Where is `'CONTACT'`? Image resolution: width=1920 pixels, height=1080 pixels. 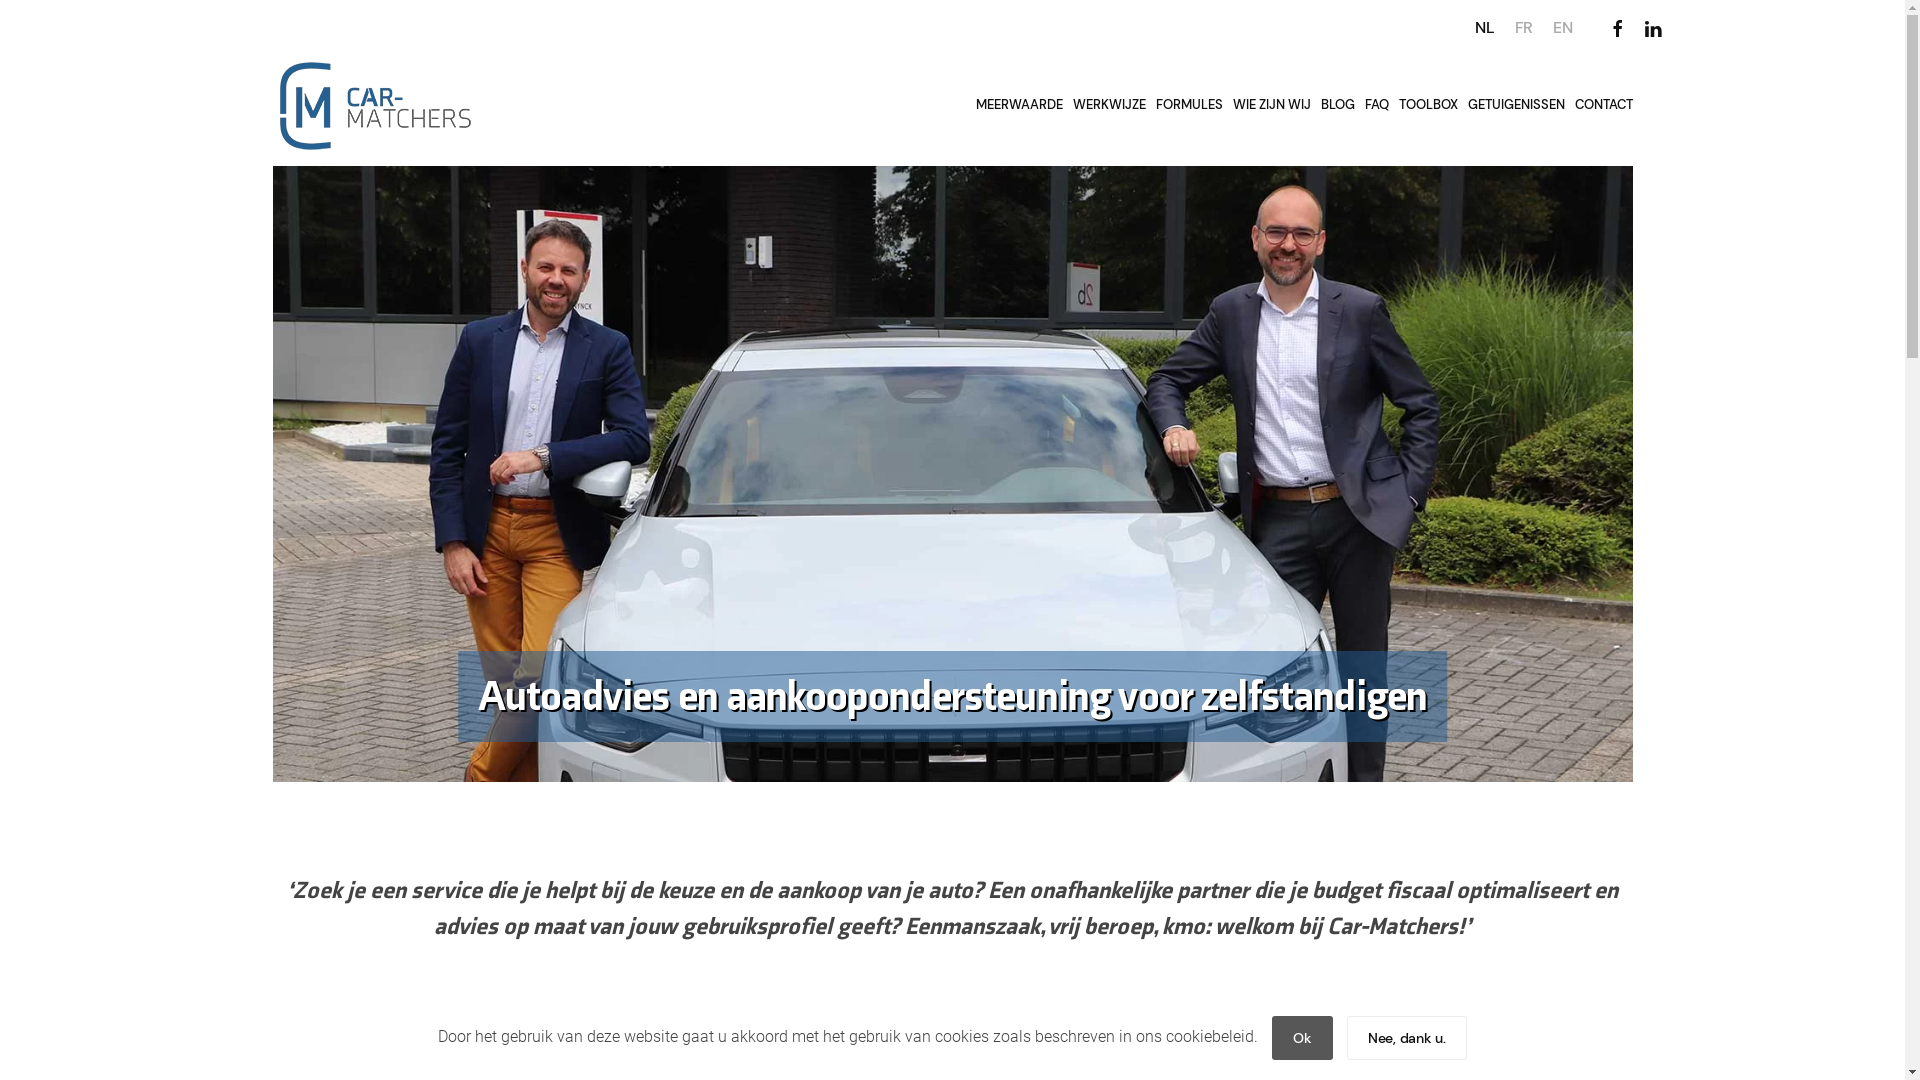
'CONTACT' is located at coordinates (1603, 105).